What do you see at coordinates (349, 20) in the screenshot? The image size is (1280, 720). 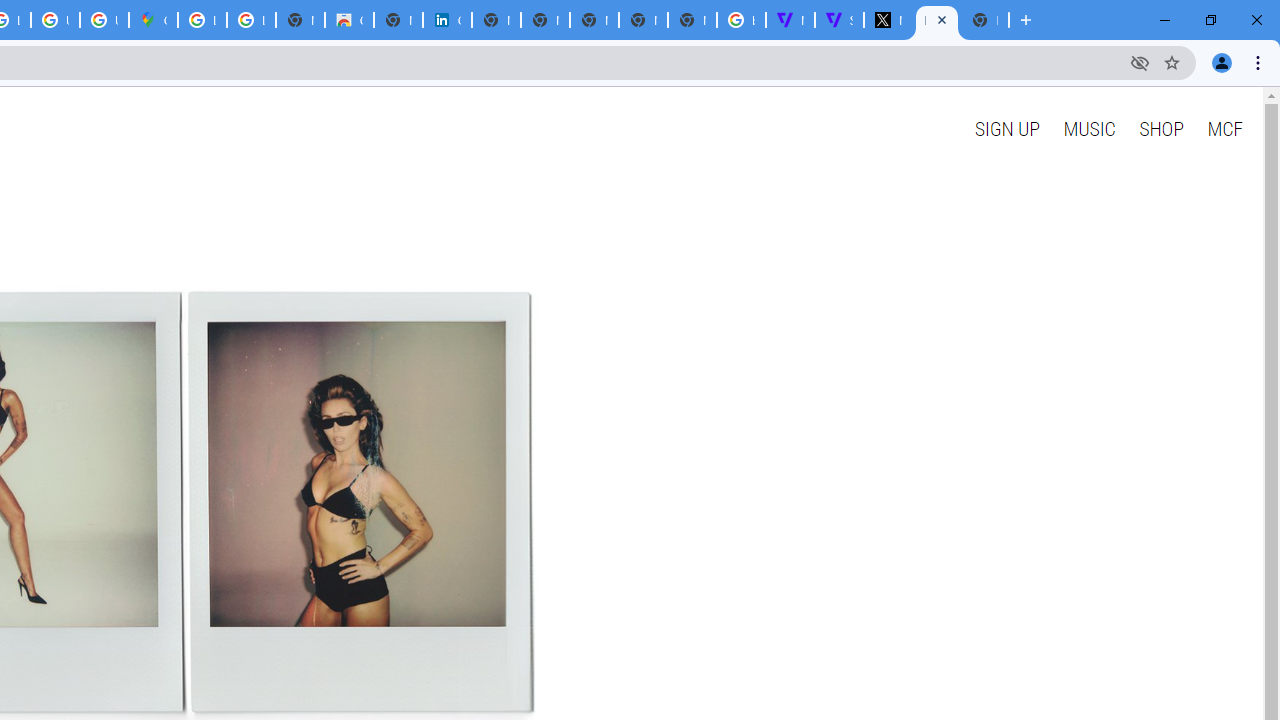 I see `'Chrome Web Store'` at bounding box center [349, 20].